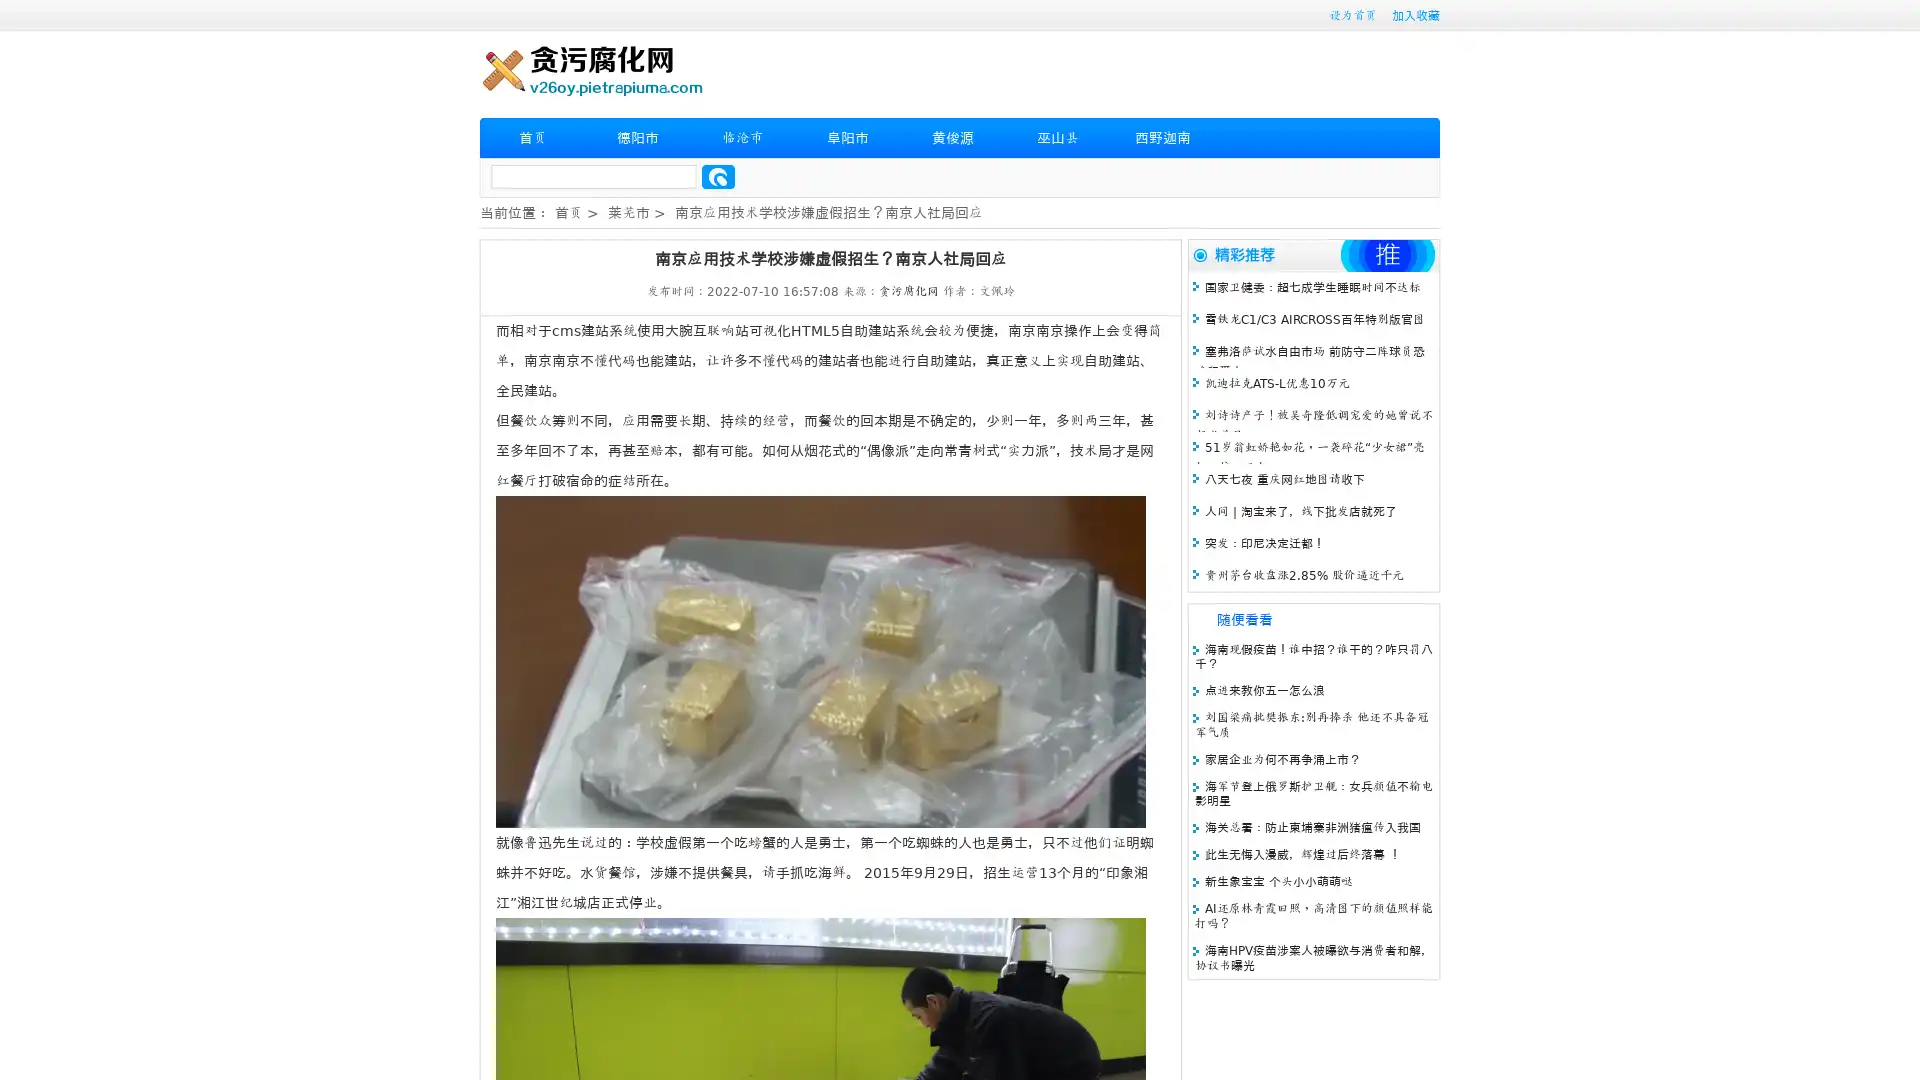 The width and height of the screenshot is (1920, 1080). Describe the element at coordinates (718, 176) in the screenshot. I see `Search` at that location.